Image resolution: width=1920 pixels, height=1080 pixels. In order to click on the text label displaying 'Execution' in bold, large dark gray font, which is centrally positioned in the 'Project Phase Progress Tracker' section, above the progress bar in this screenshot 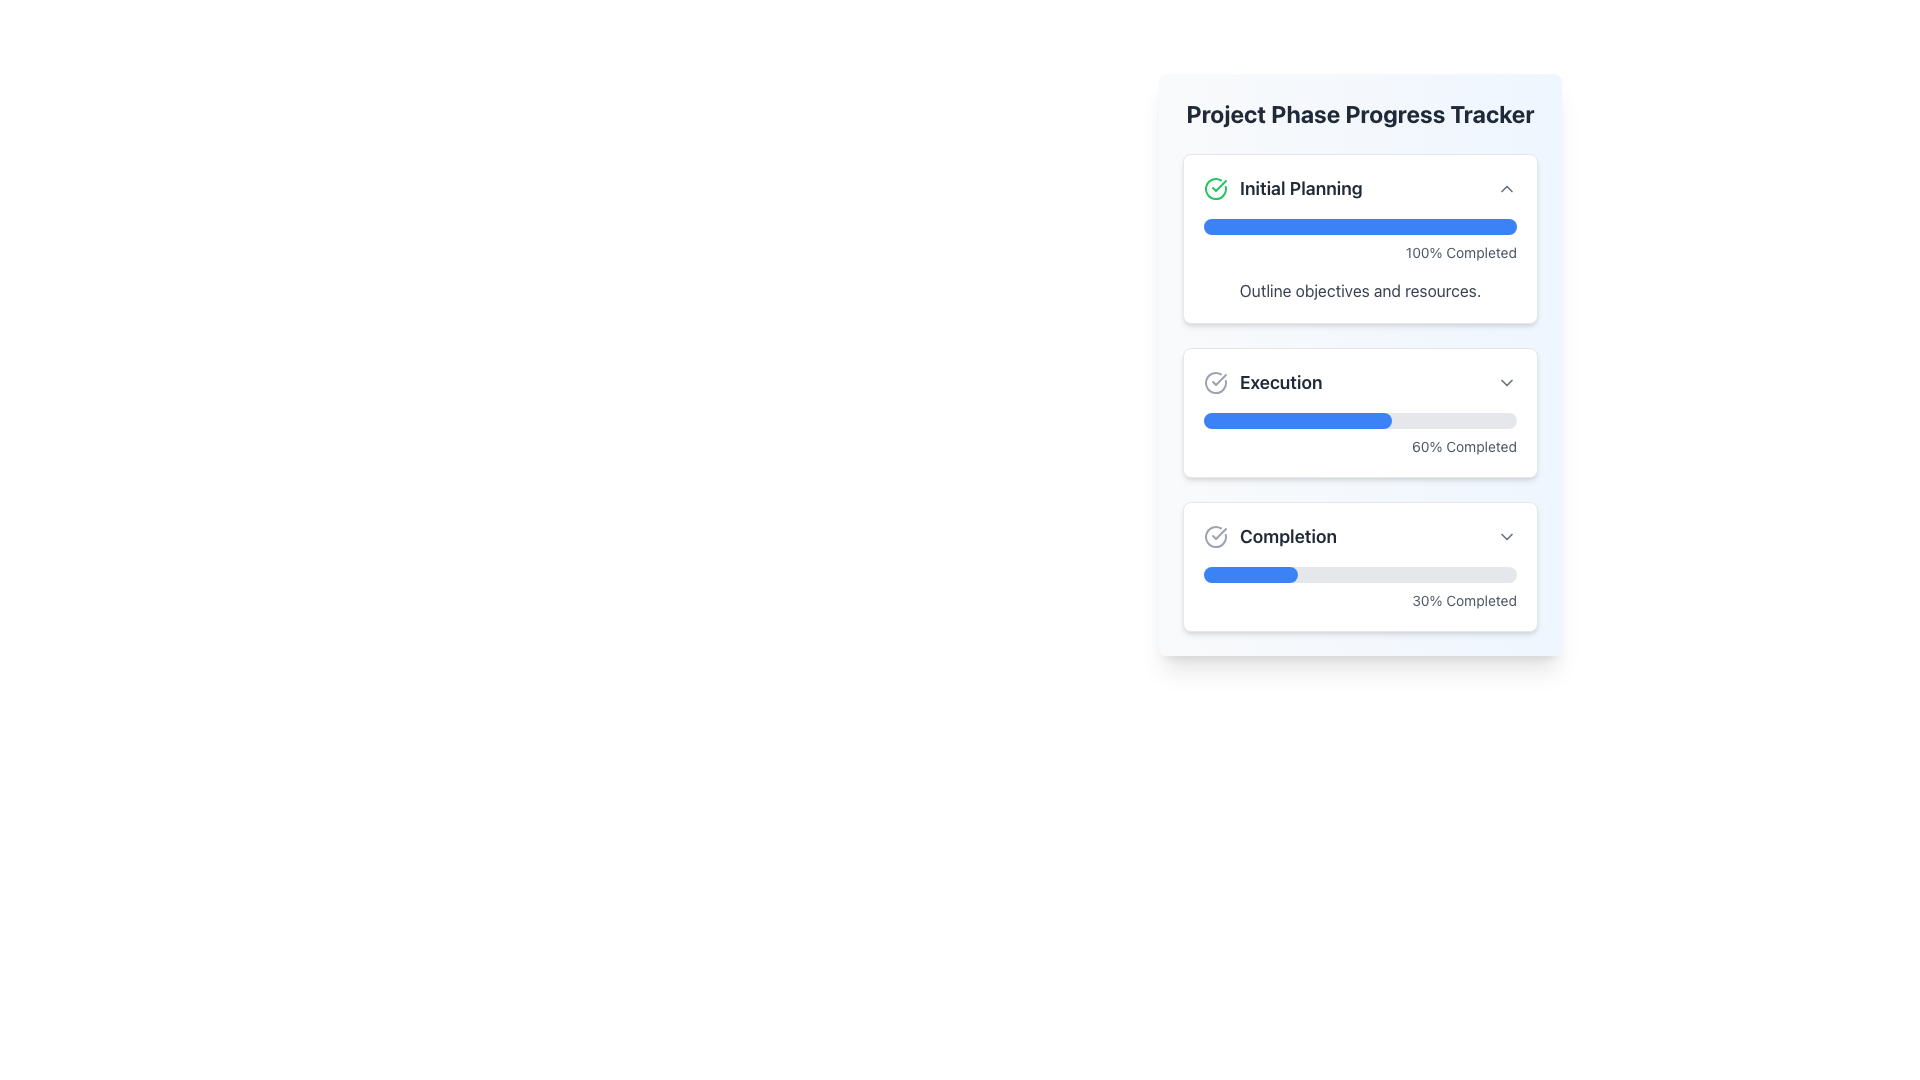, I will do `click(1281, 382)`.